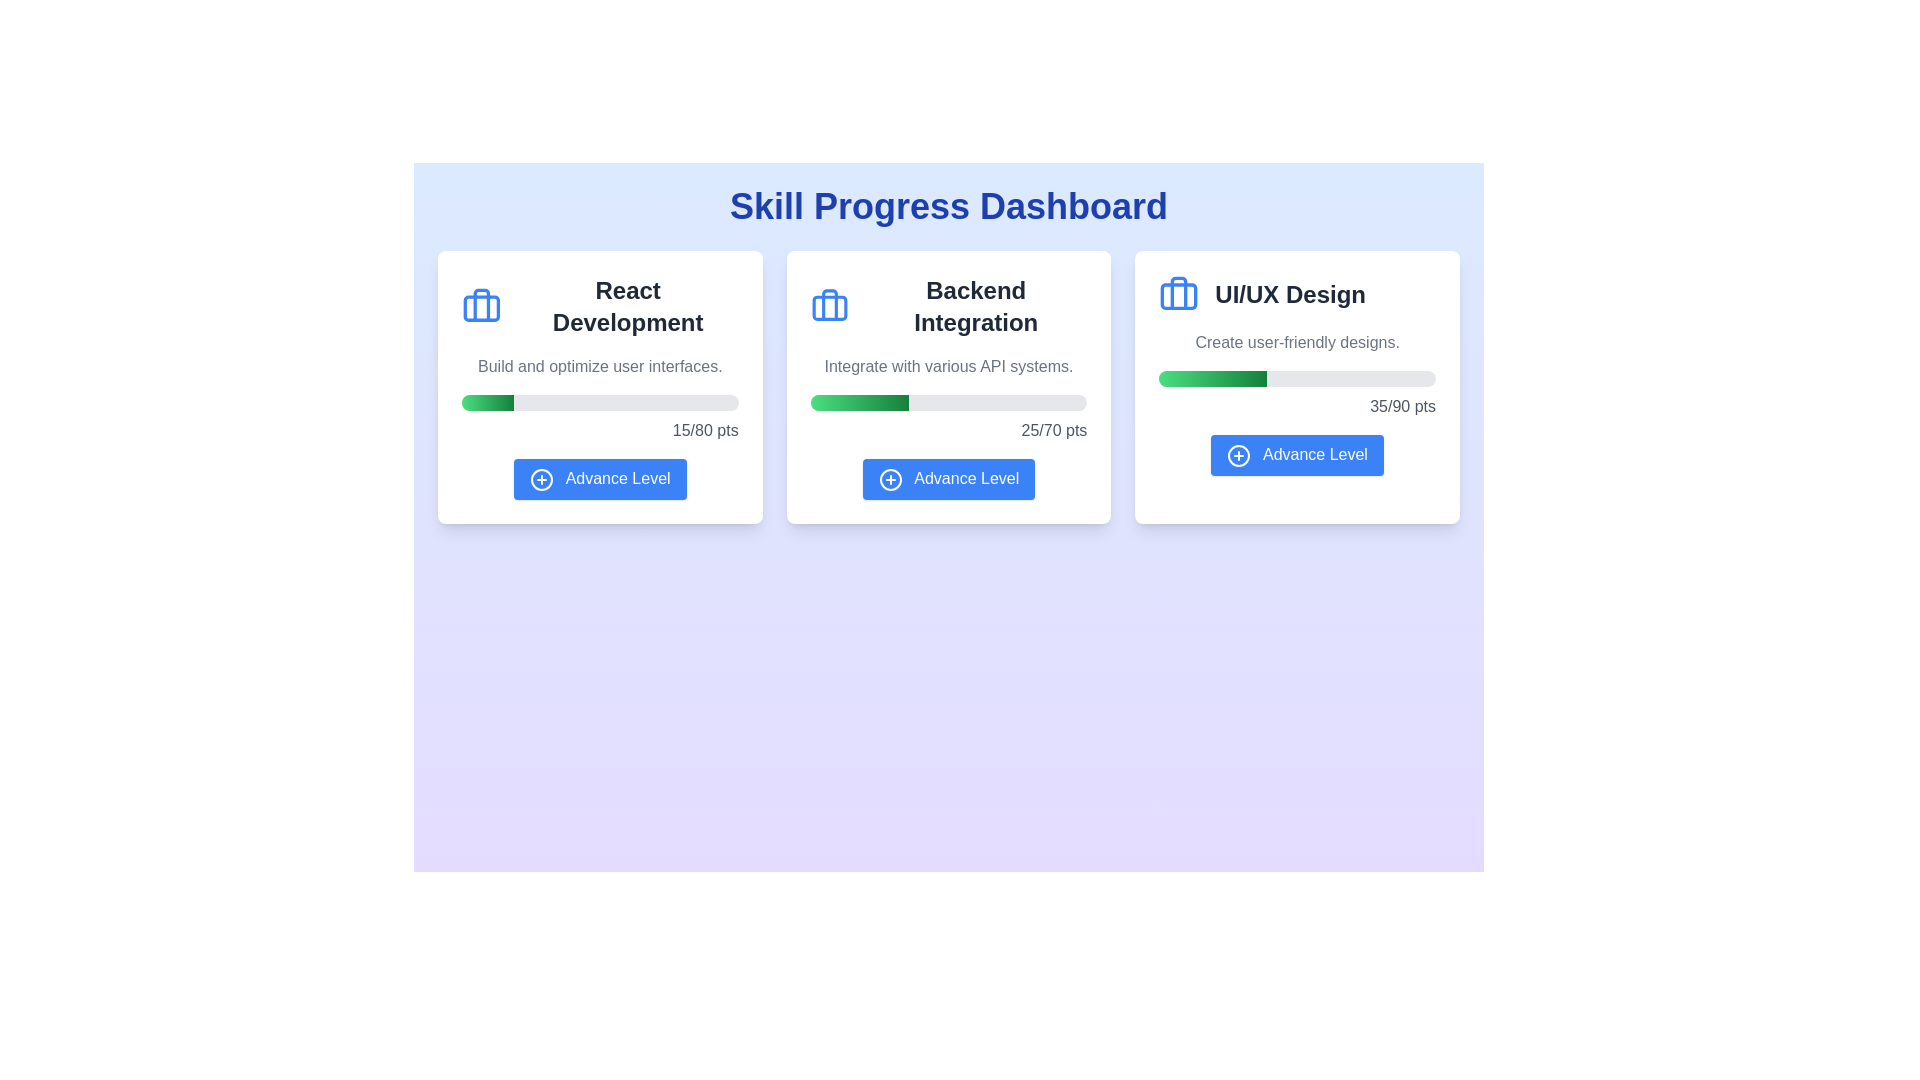 Image resolution: width=1920 pixels, height=1080 pixels. What do you see at coordinates (889, 479) in the screenshot?
I see `the circular icon with a plus symbol inside, which is part of the 'Advance Level' button in the center card labeled 'Backend Integration'` at bounding box center [889, 479].